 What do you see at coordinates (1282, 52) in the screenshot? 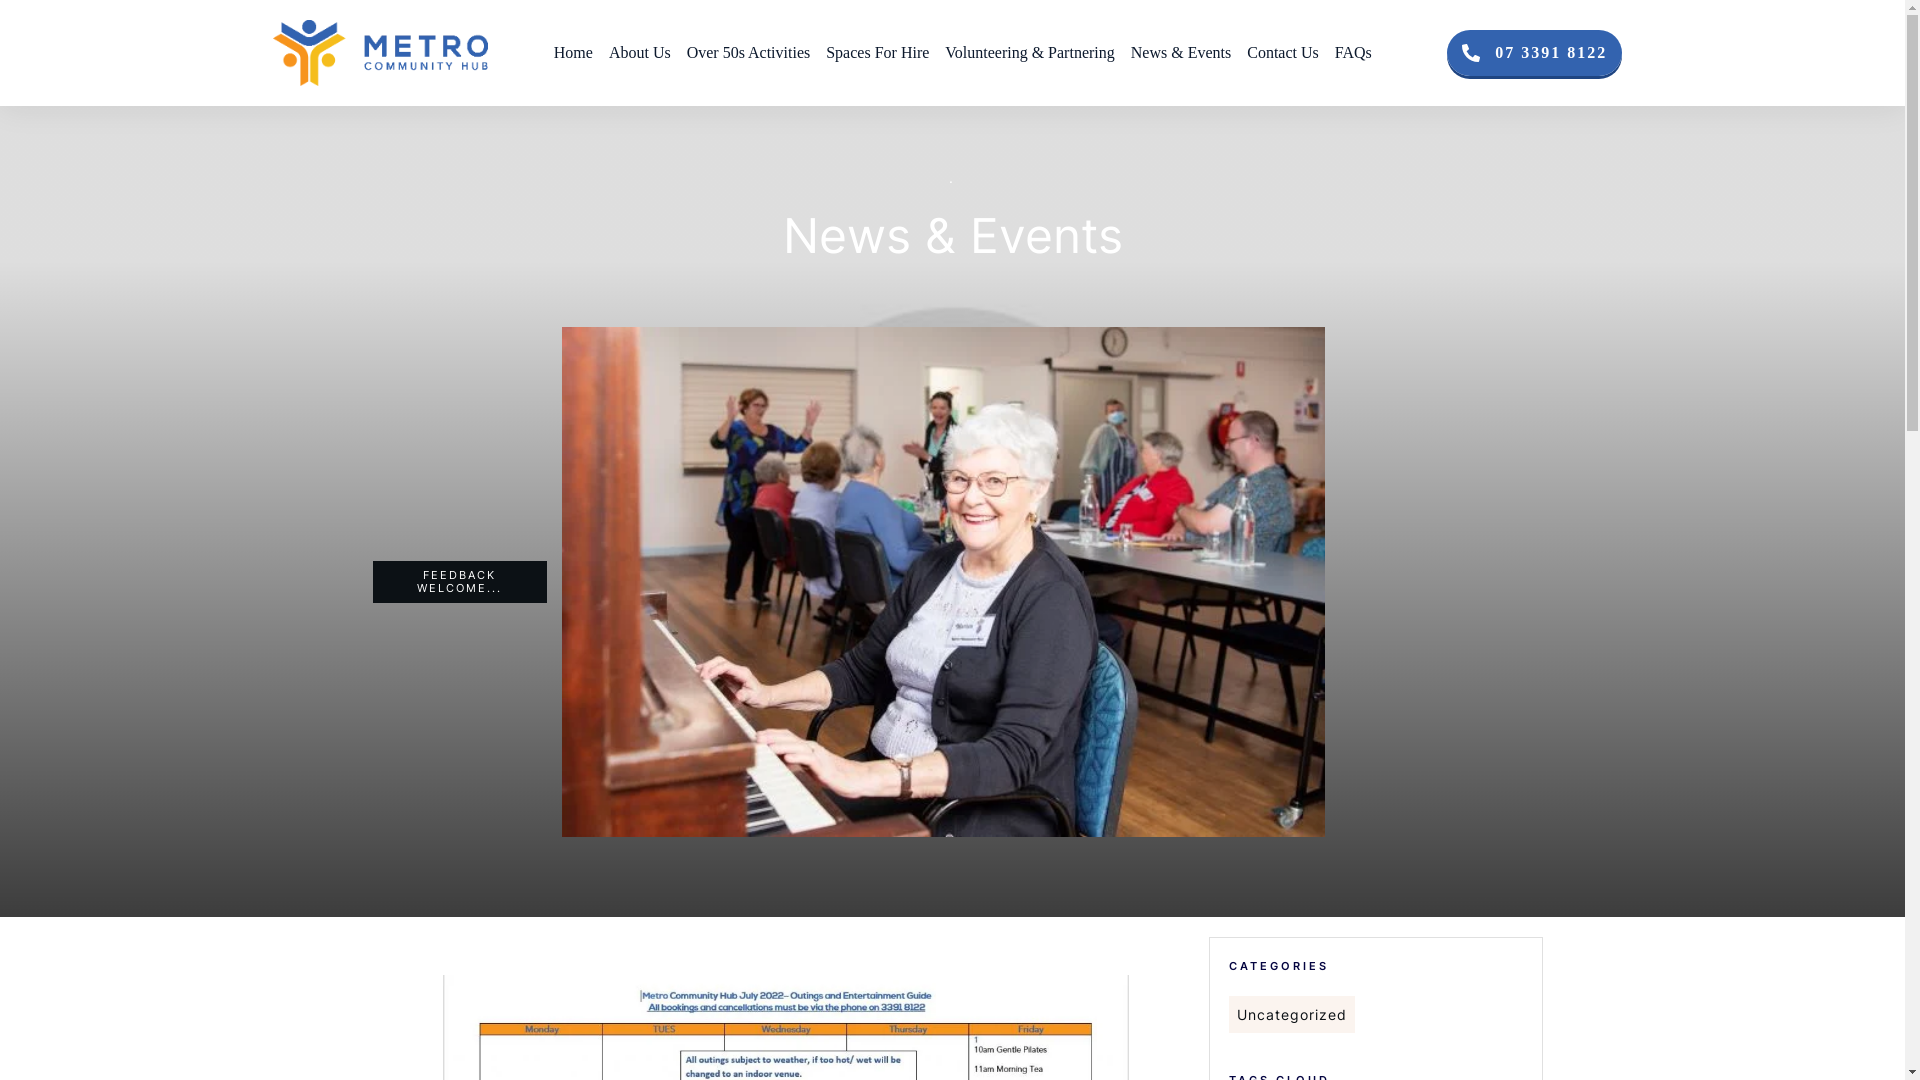
I see `'Contact Us'` at bounding box center [1282, 52].